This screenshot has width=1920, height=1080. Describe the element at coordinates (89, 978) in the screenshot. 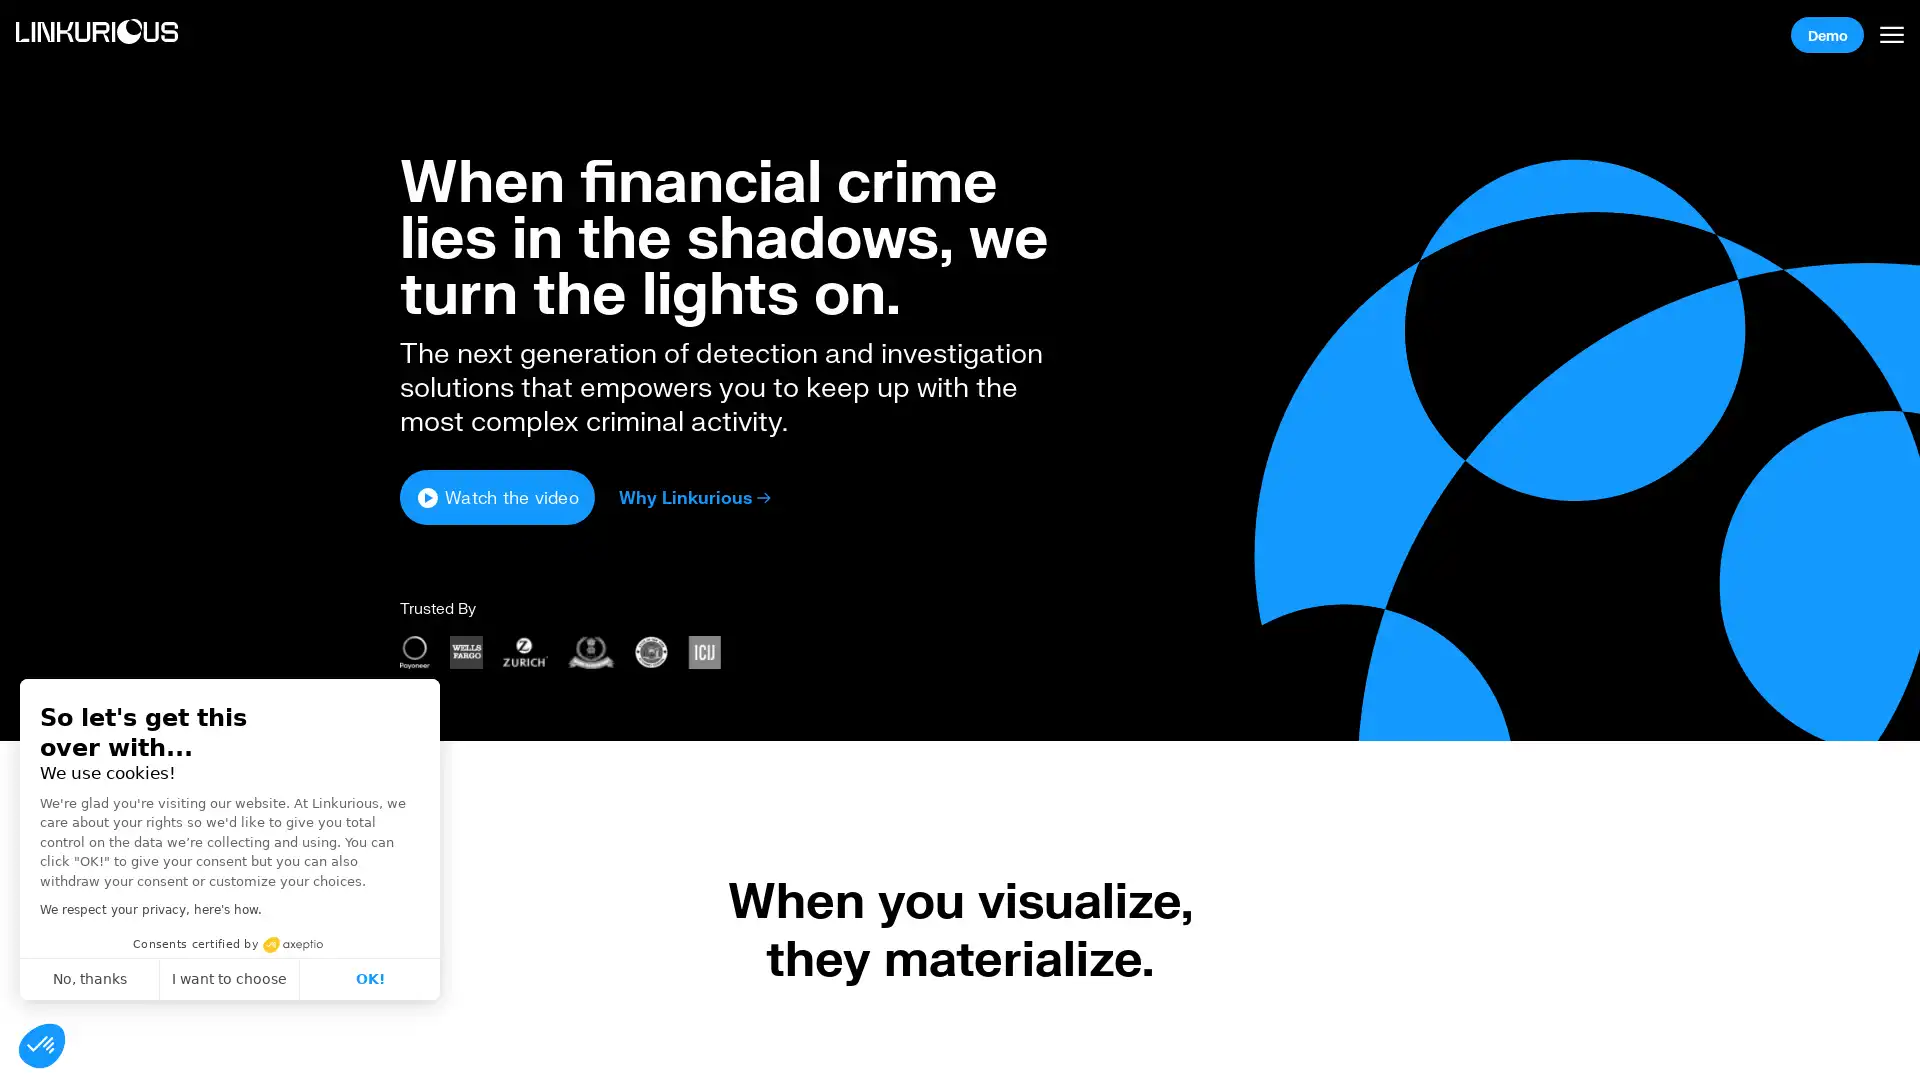

I see `No, thanks` at that location.